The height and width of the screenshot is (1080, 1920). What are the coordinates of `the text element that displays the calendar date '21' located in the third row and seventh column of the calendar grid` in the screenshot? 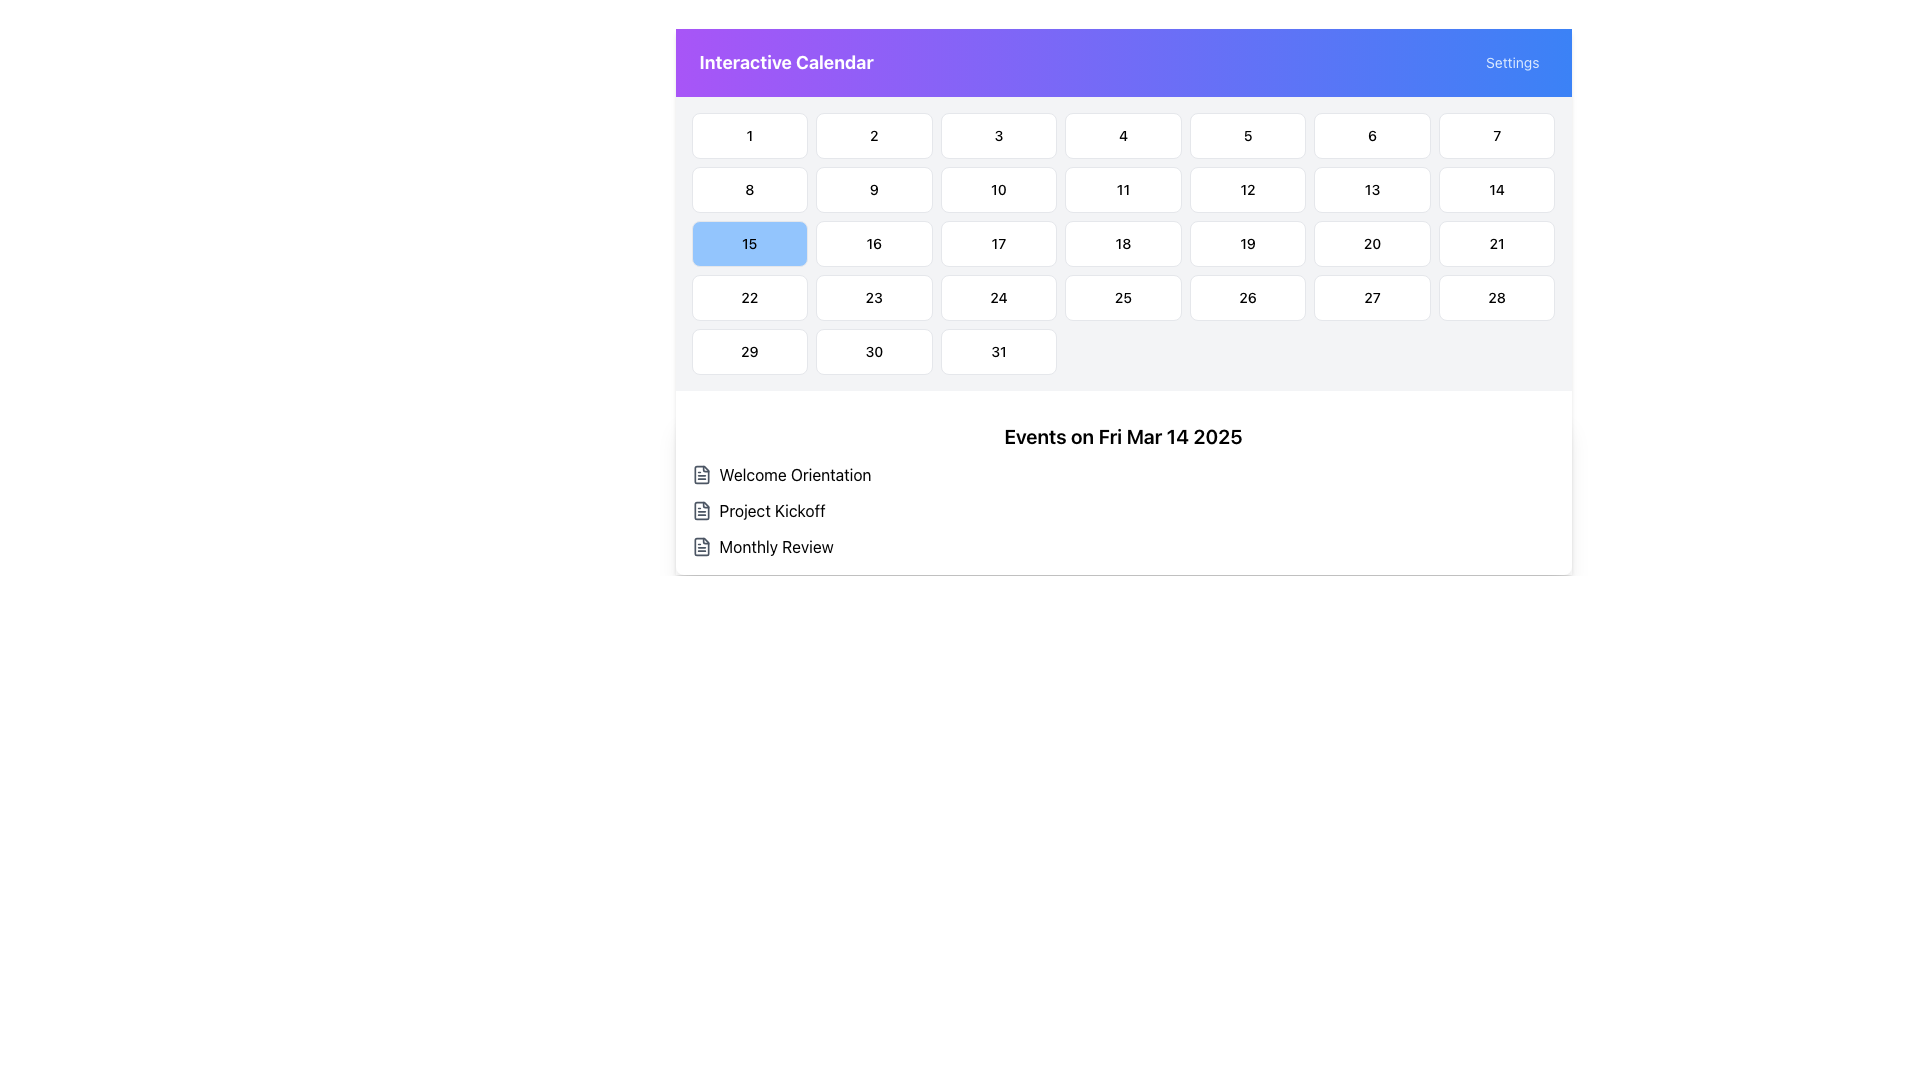 It's located at (1497, 242).